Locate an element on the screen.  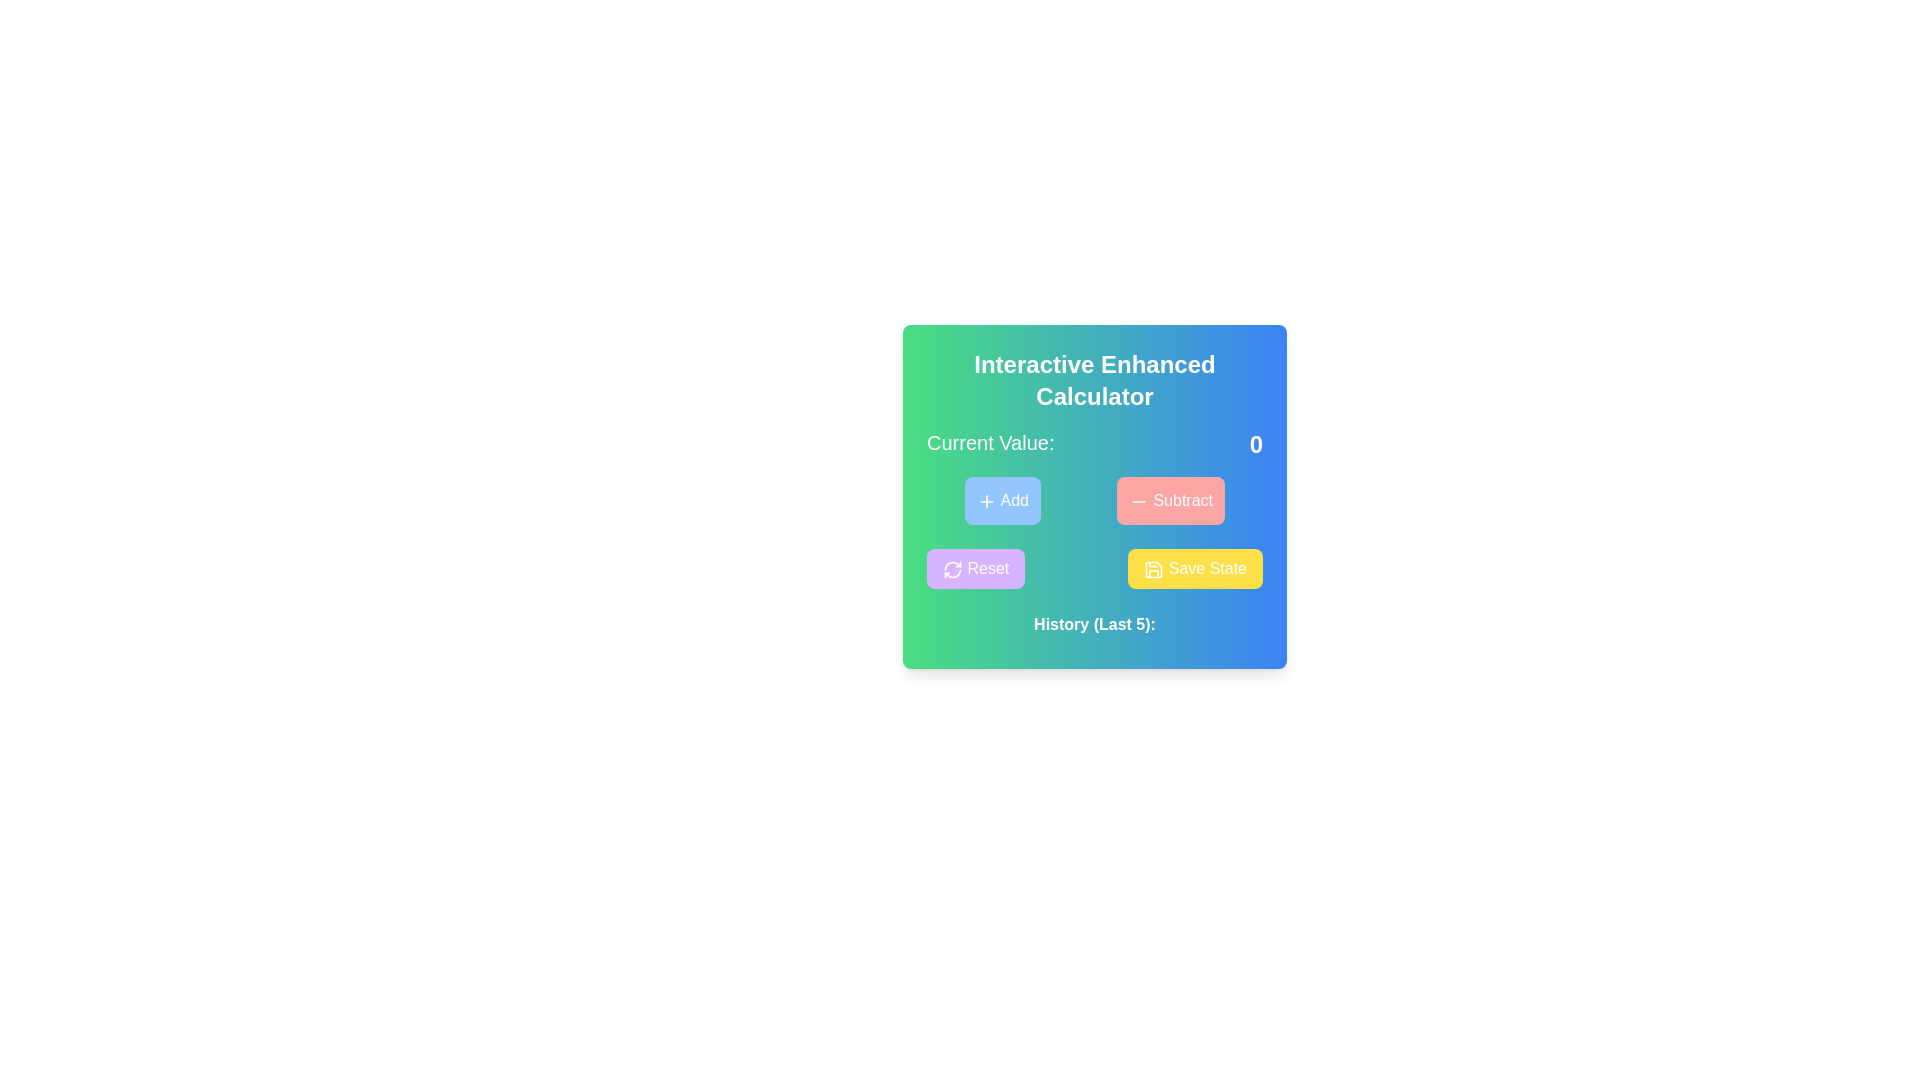
text label displaying 'History (Last 5):' which is bold and located at the bottom of the card interface is located at coordinates (1093, 623).